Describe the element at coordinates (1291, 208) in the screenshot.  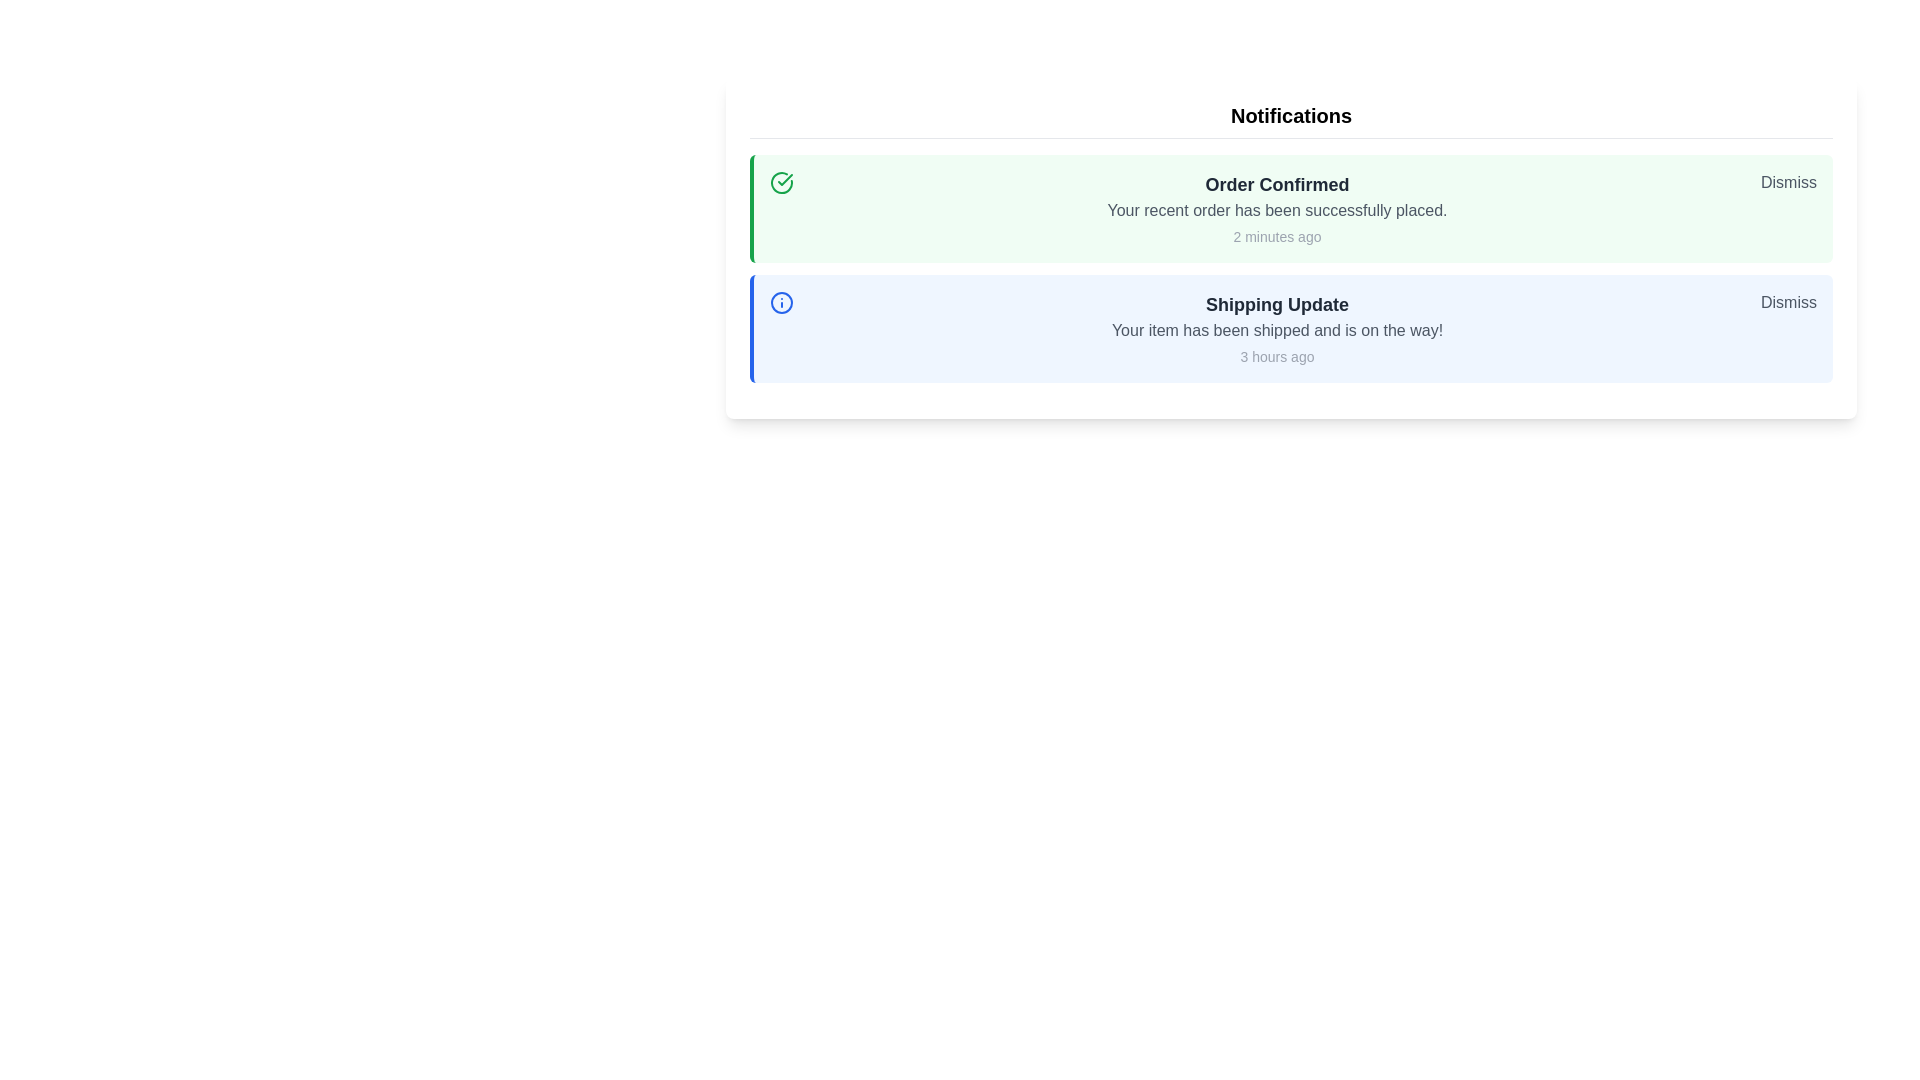
I see `the 'Order Confirmed' notification to view details` at that location.